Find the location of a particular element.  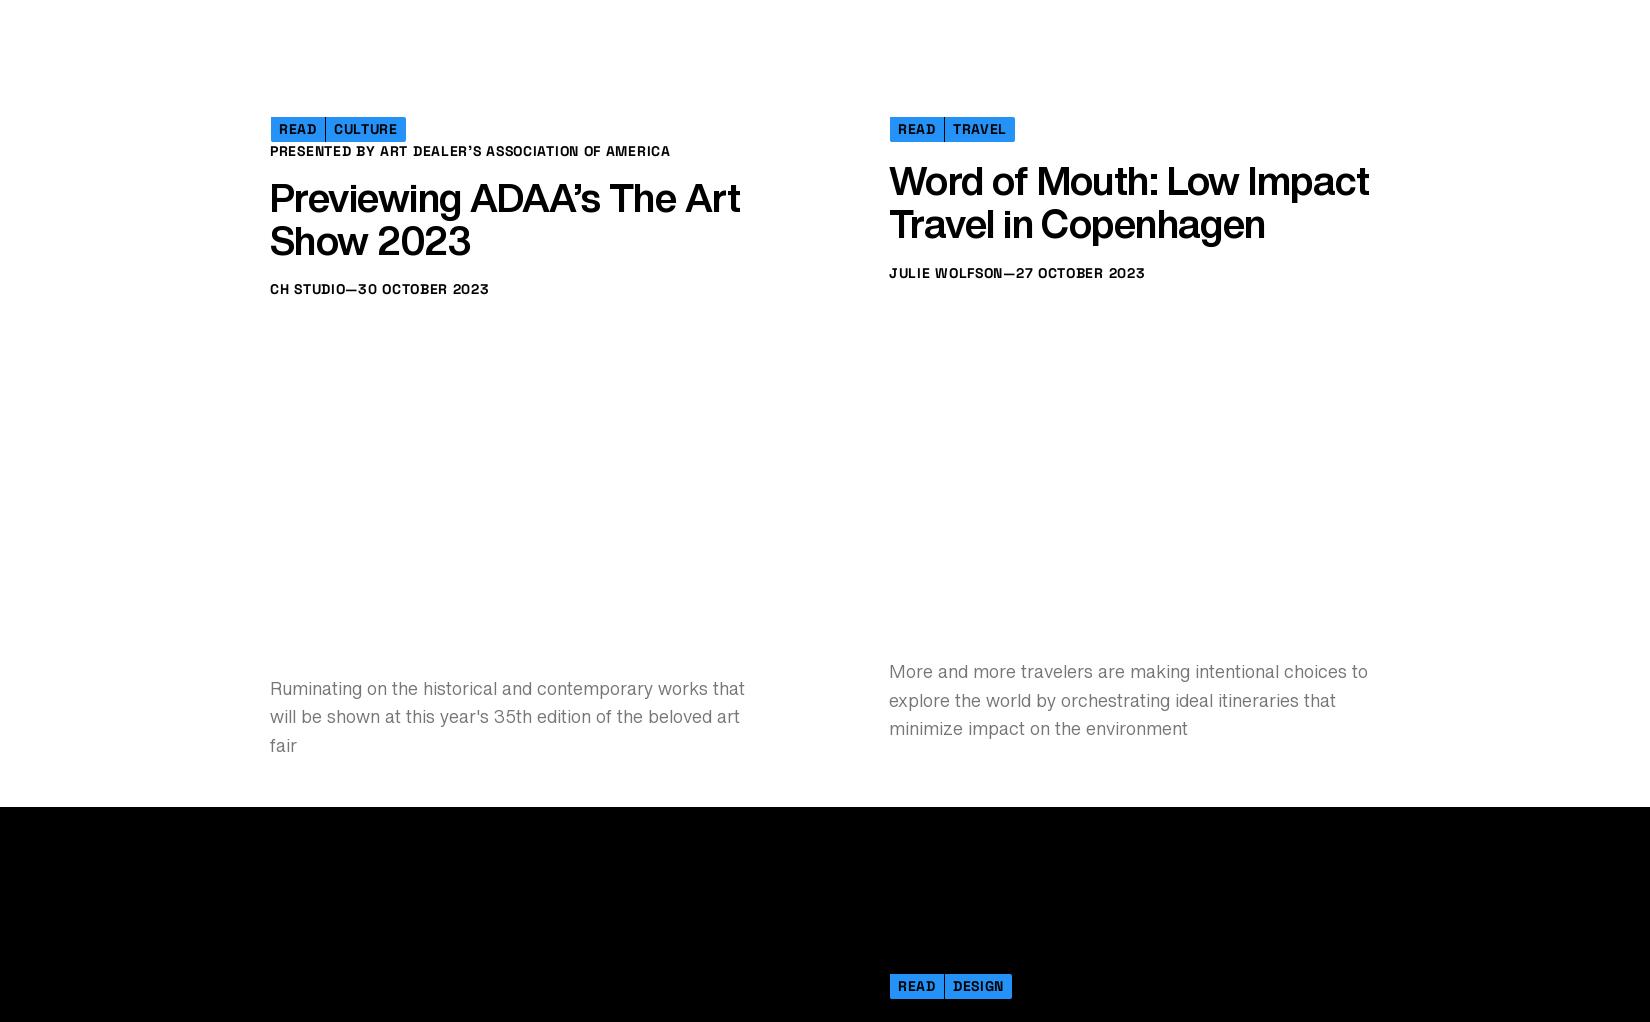

'Culture' is located at coordinates (364, 466).